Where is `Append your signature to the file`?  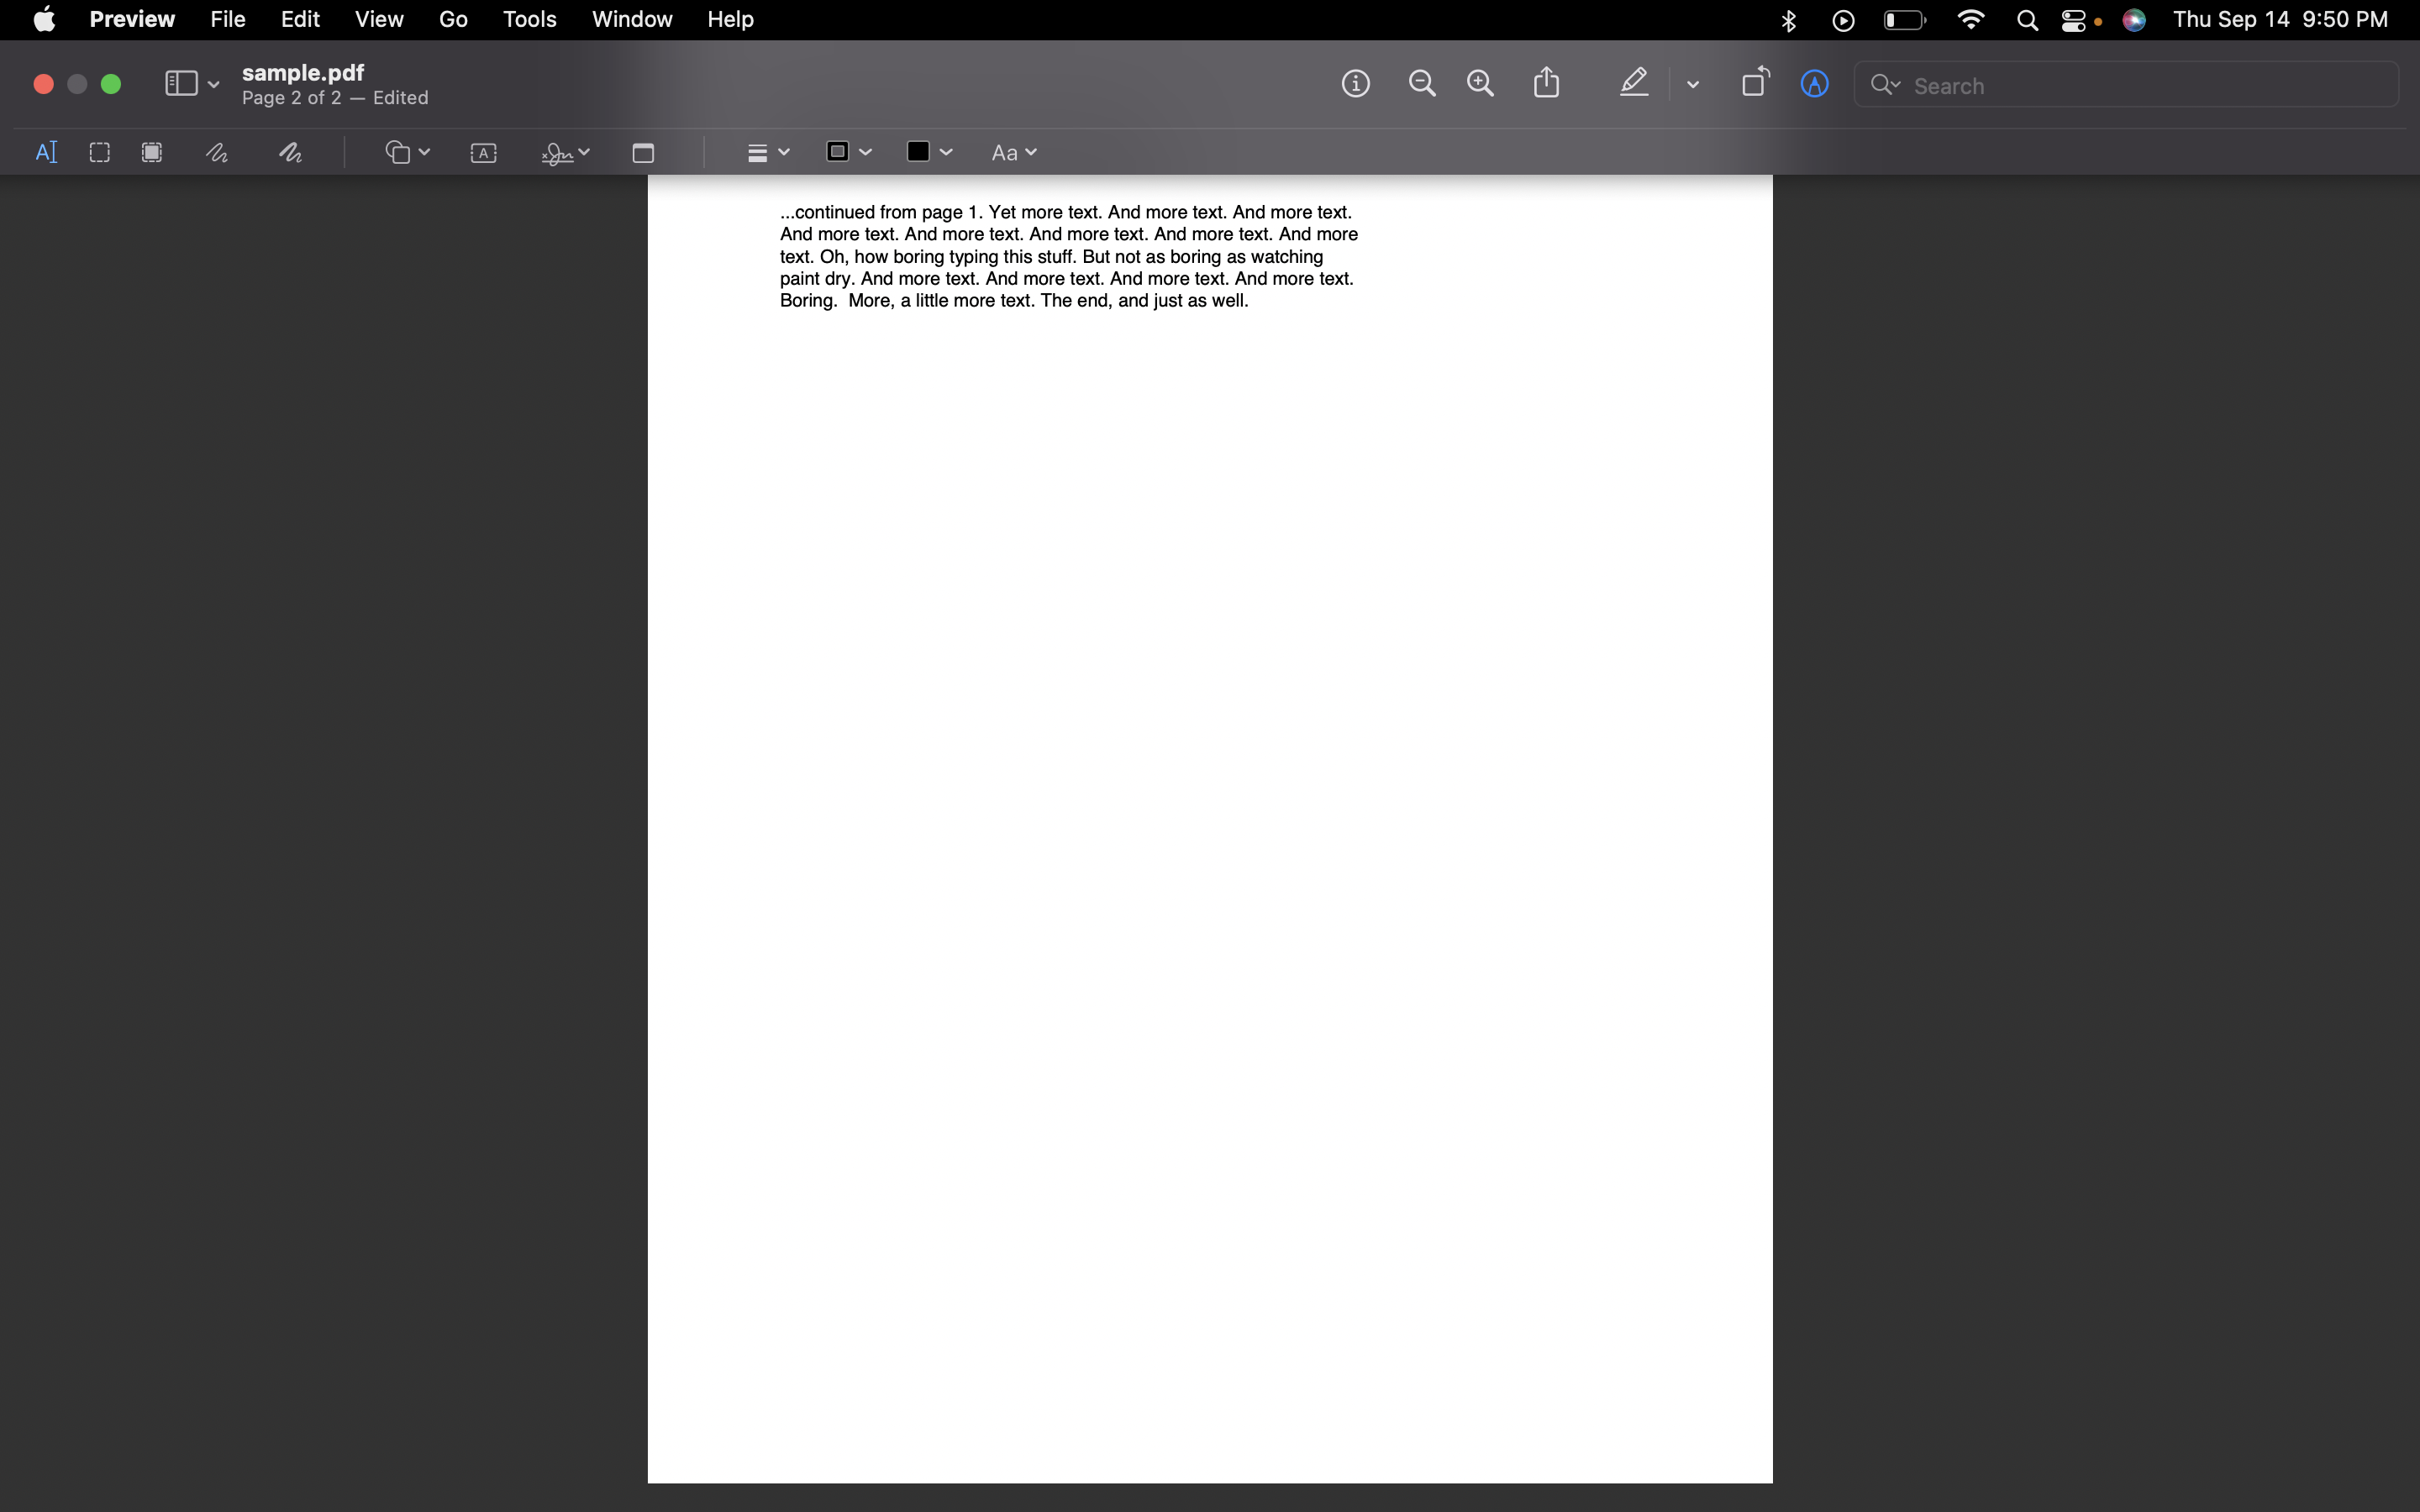
Append your signature to the file is located at coordinates (561, 154).